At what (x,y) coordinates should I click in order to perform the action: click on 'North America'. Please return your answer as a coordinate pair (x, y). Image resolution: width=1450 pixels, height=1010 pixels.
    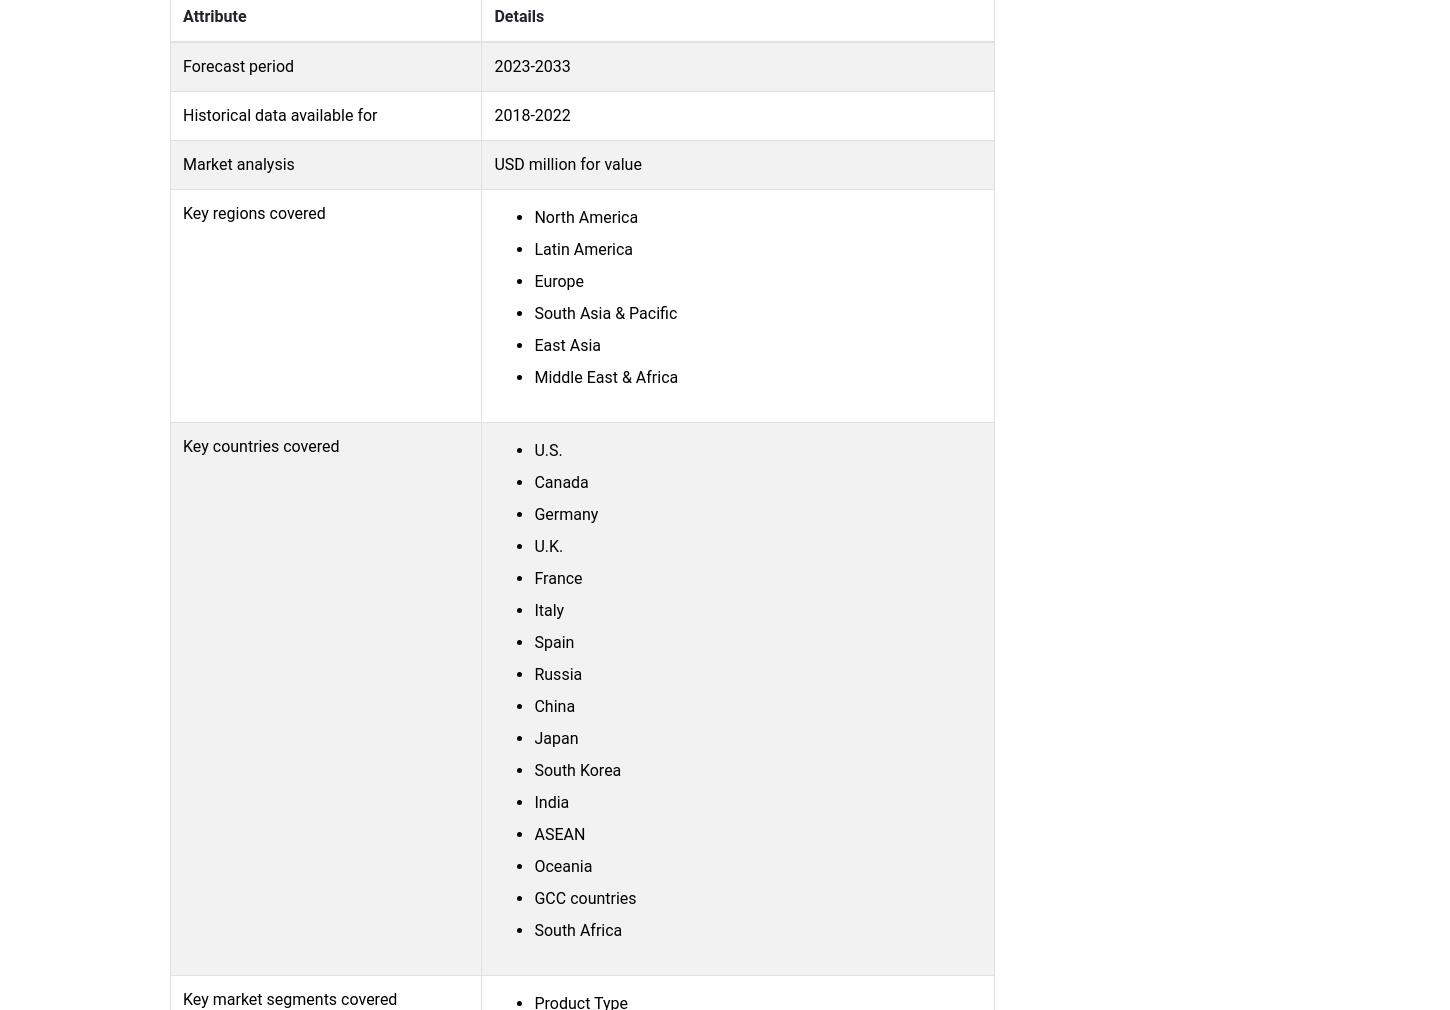
    Looking at the image, I should click on (534, 215).